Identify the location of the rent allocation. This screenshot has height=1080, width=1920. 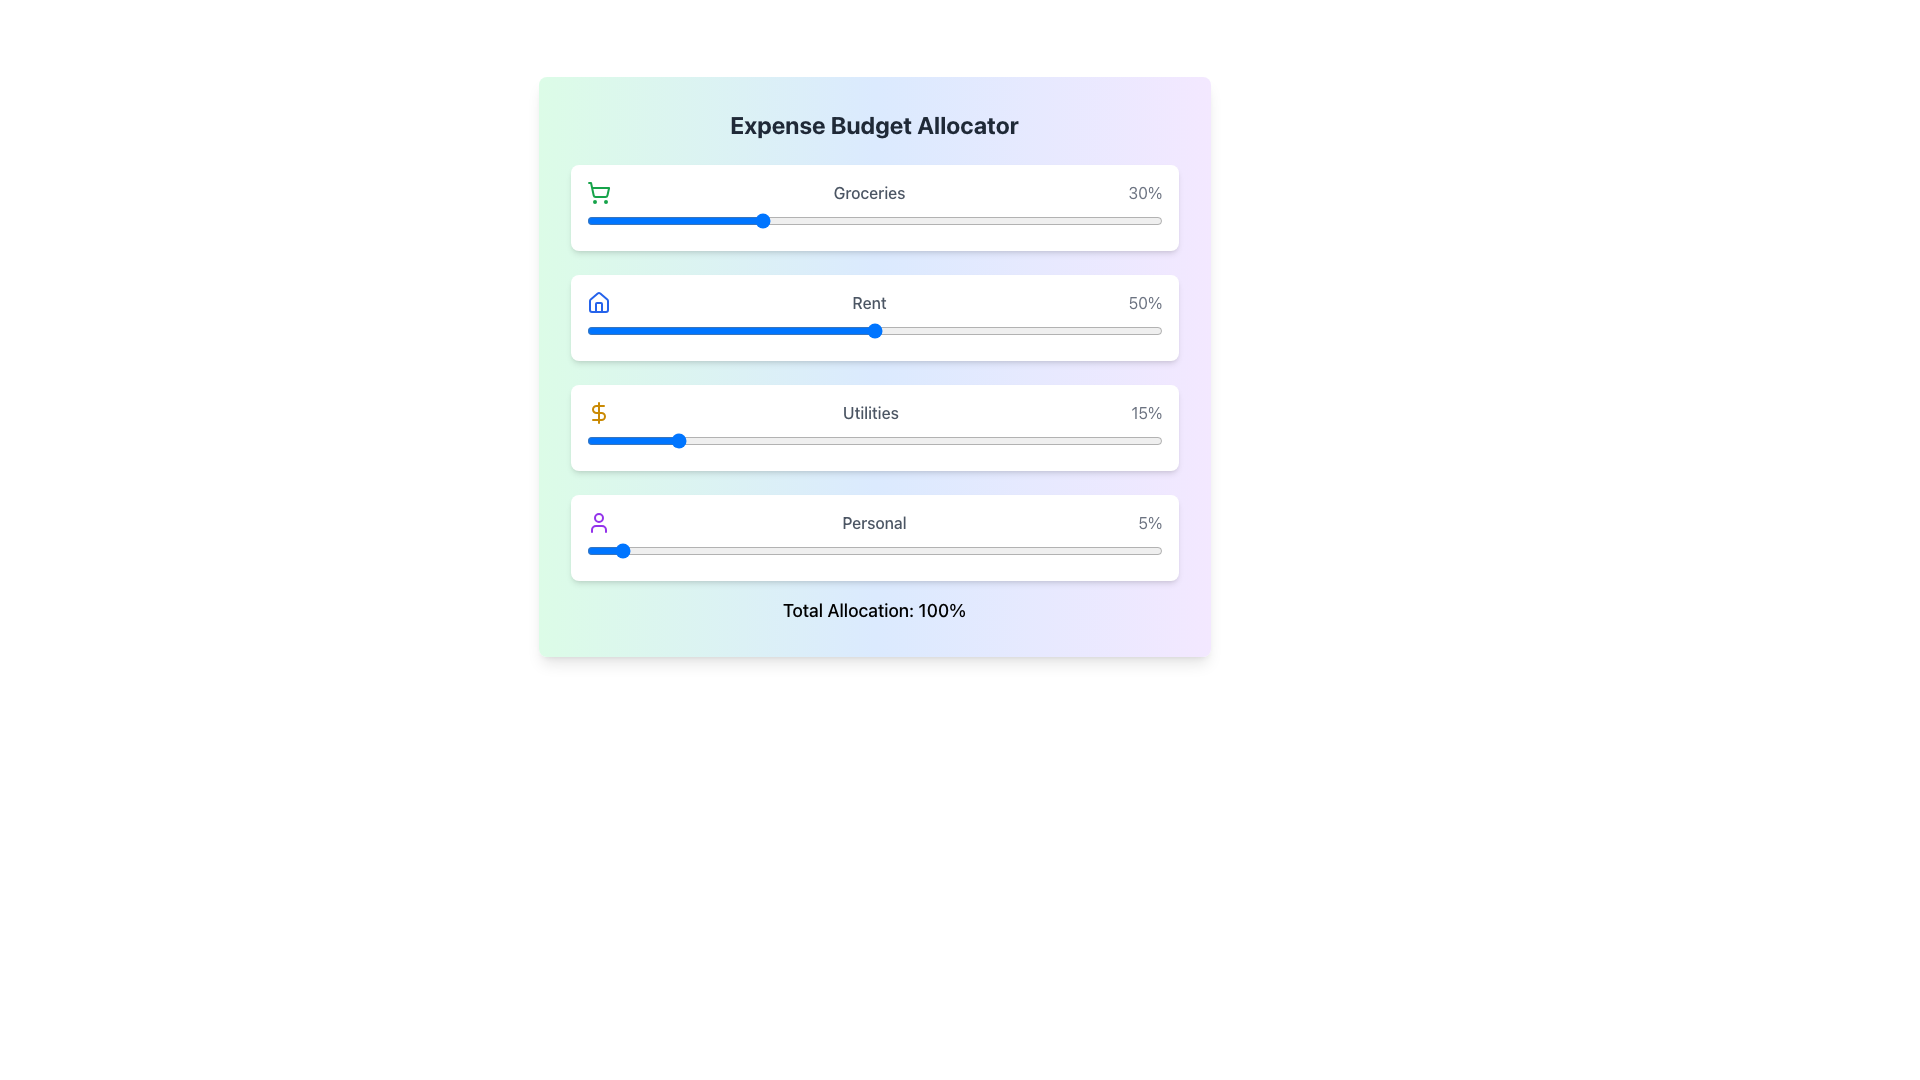
(672, 330).